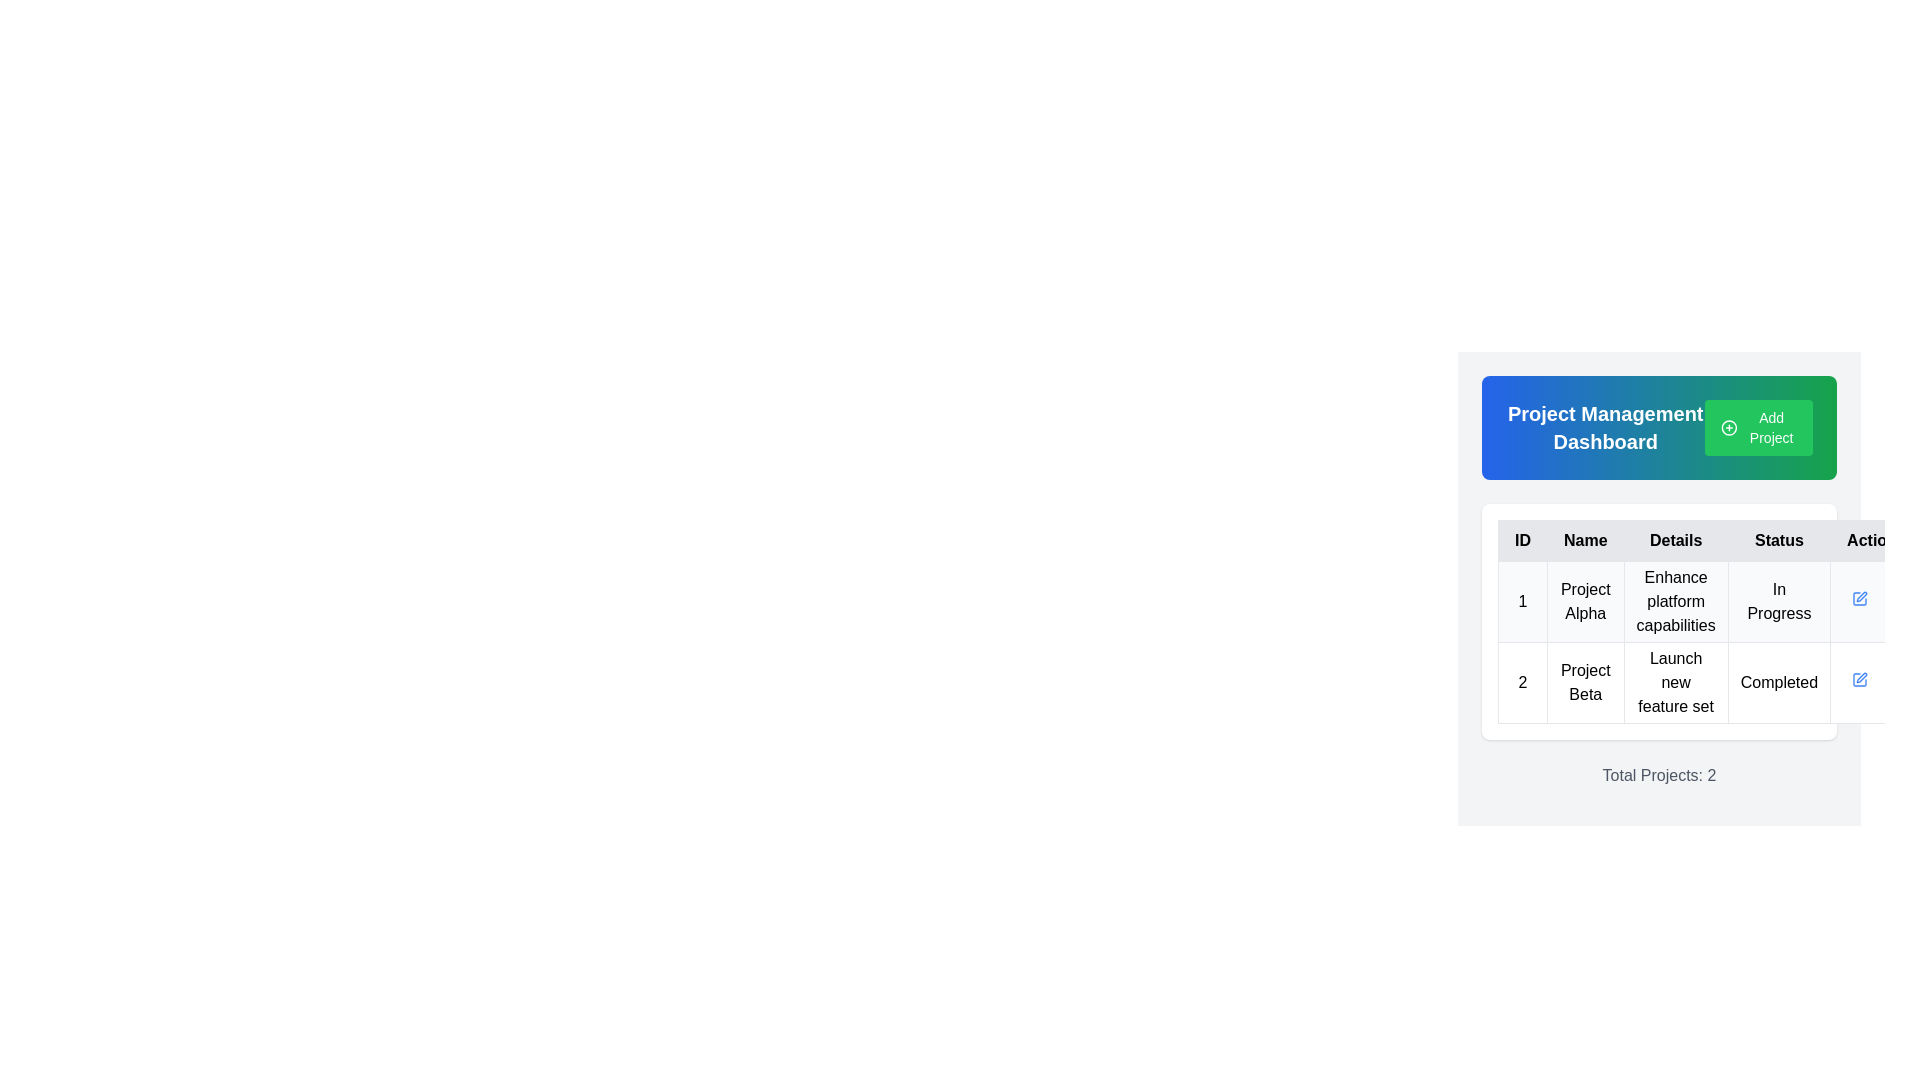  What do you see at coordinates (1676, 540) in the screenshot?
I see `the Table Header Label located in the third column of the table, between the headers 'Name' and 'Status'` at bounding box center [1676, 540].